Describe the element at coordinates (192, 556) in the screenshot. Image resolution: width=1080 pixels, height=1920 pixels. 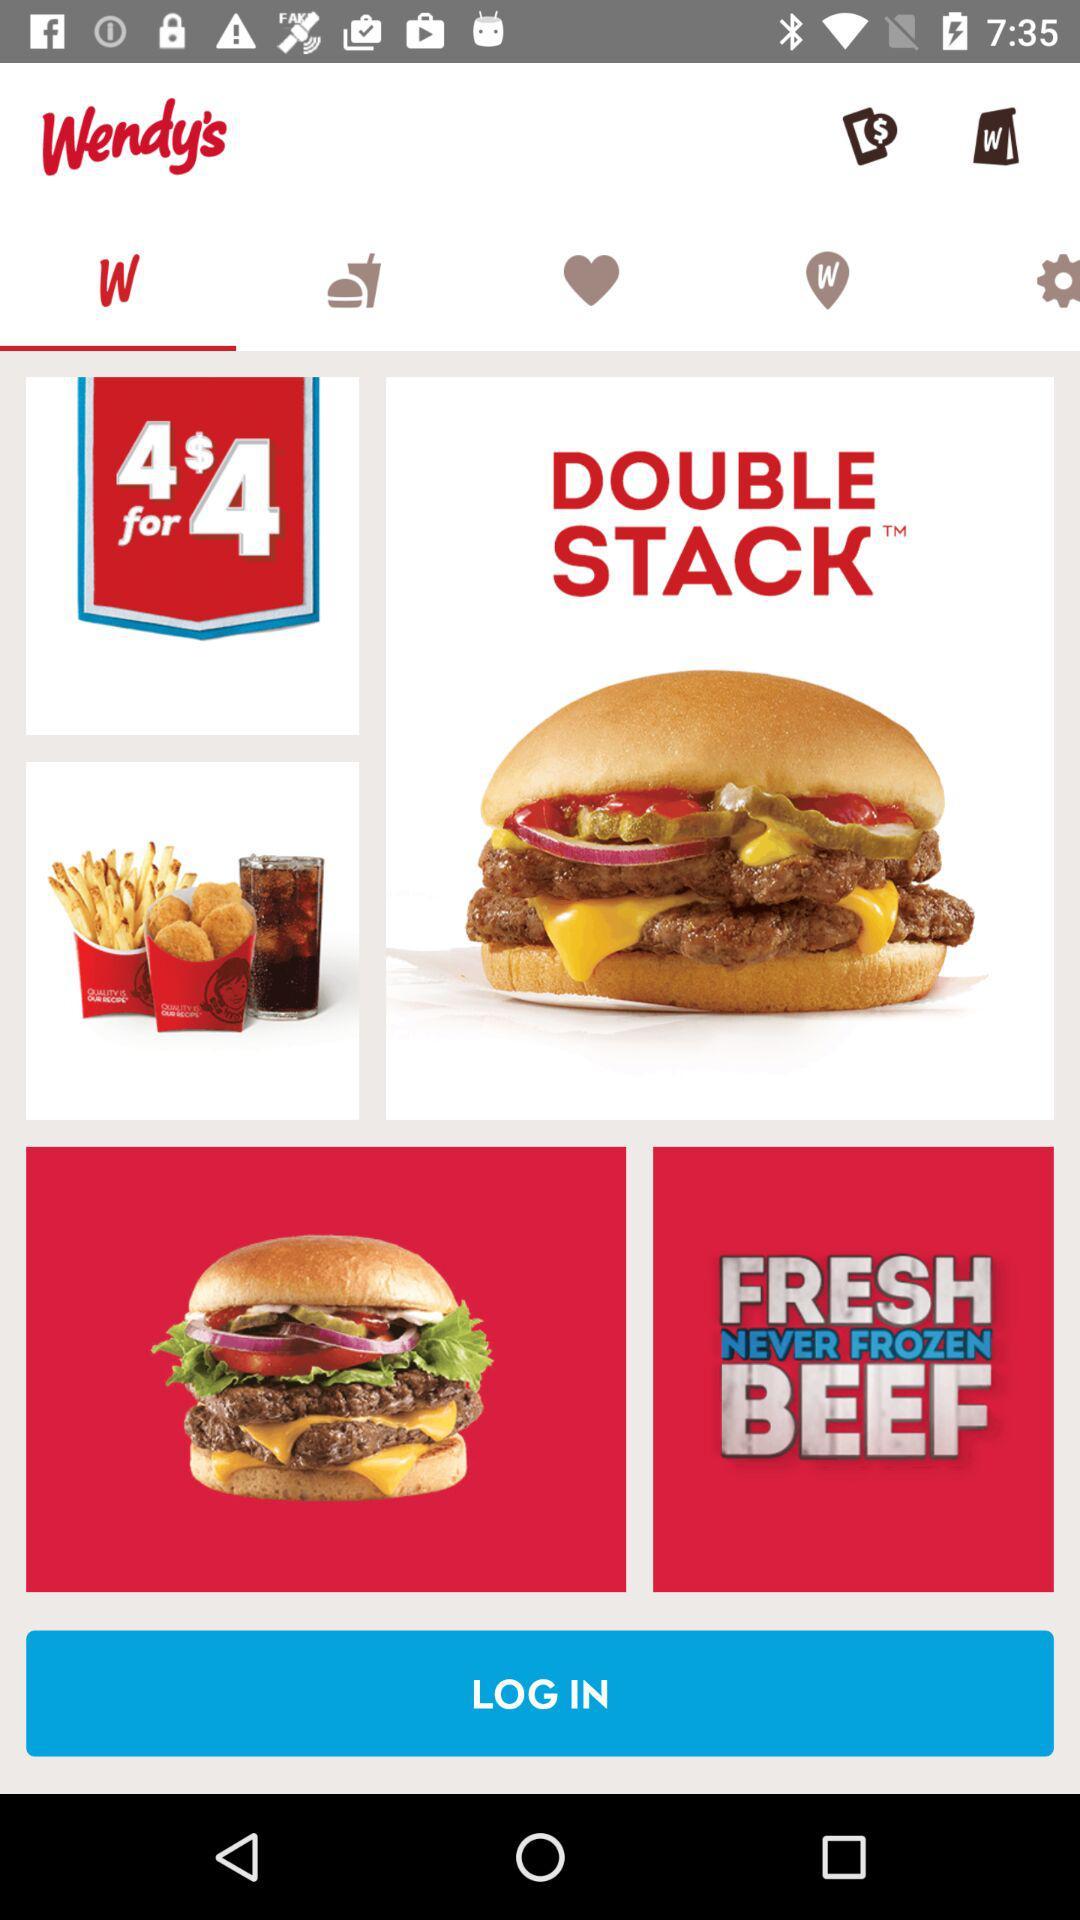
I see `offer the burger` at that location.